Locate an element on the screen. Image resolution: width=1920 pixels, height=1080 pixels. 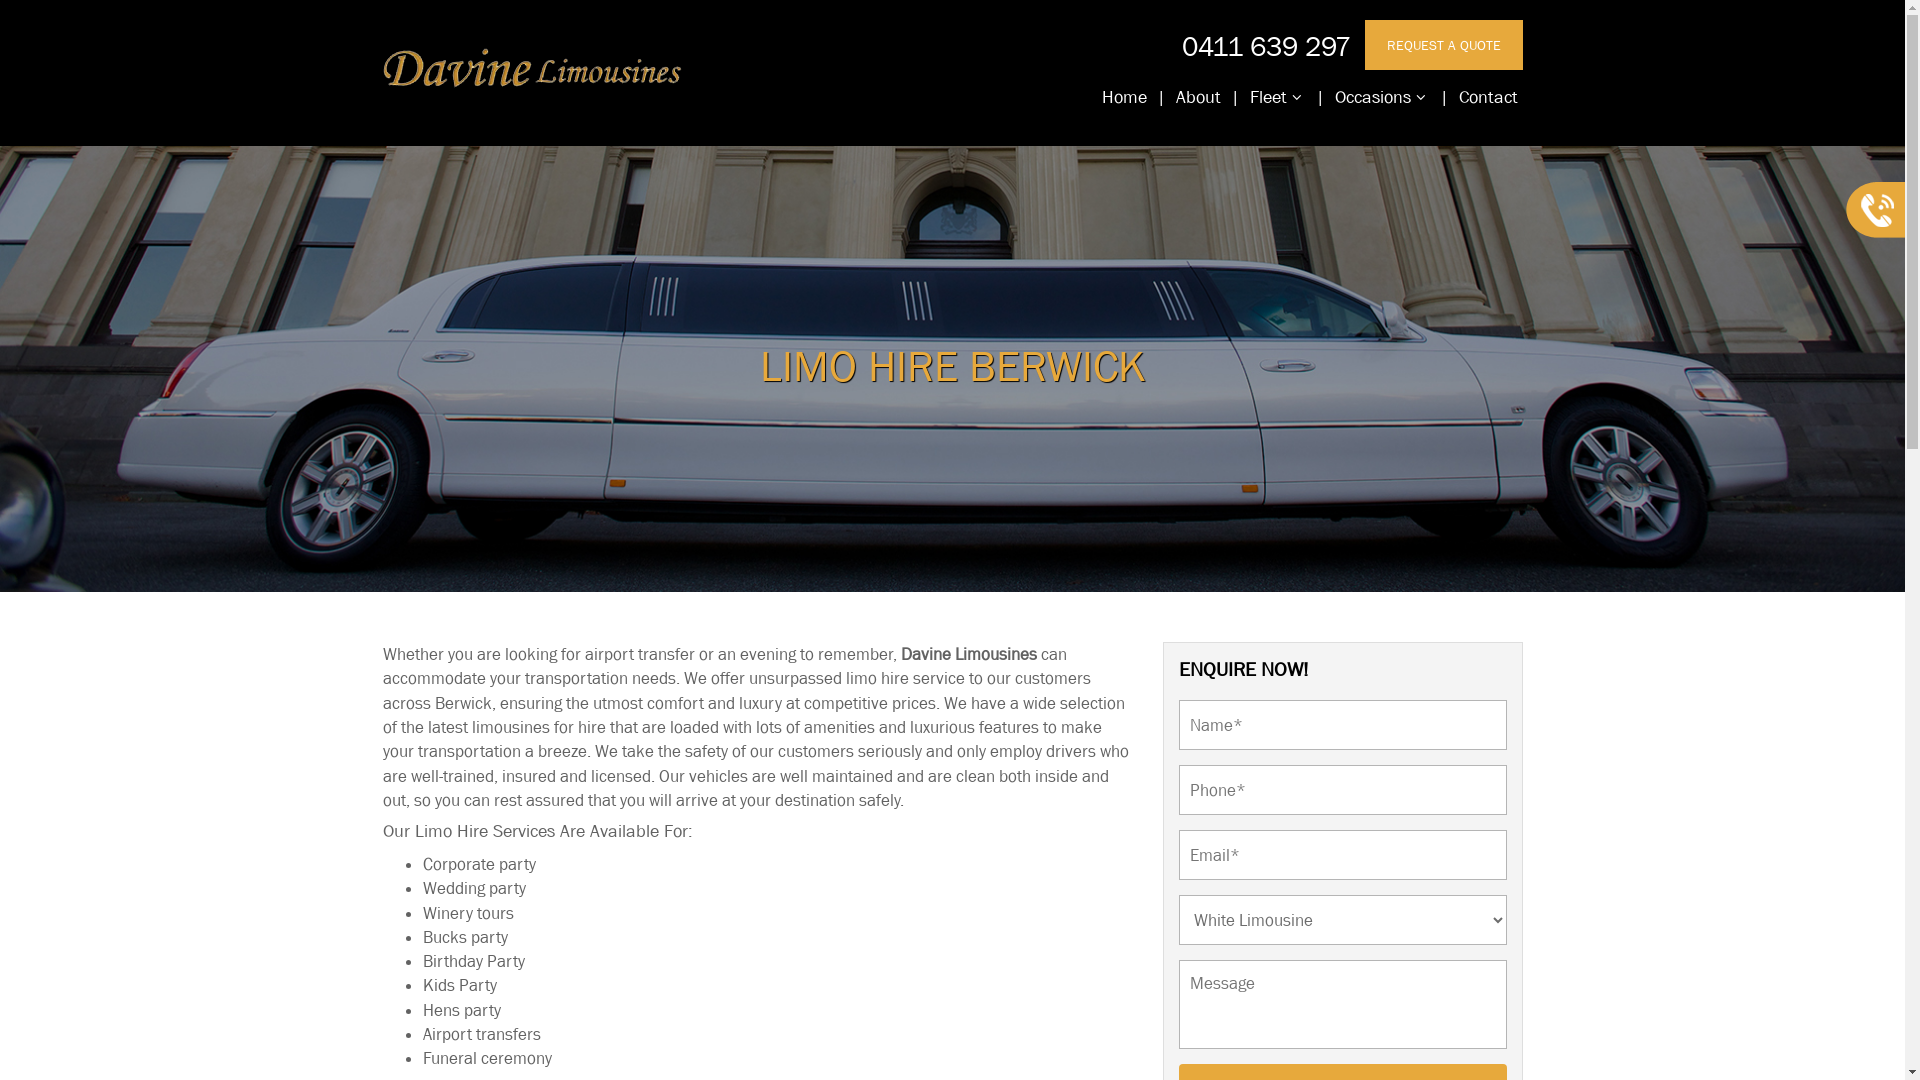
'Davine Limousines' is located at coordinates (899, 654).